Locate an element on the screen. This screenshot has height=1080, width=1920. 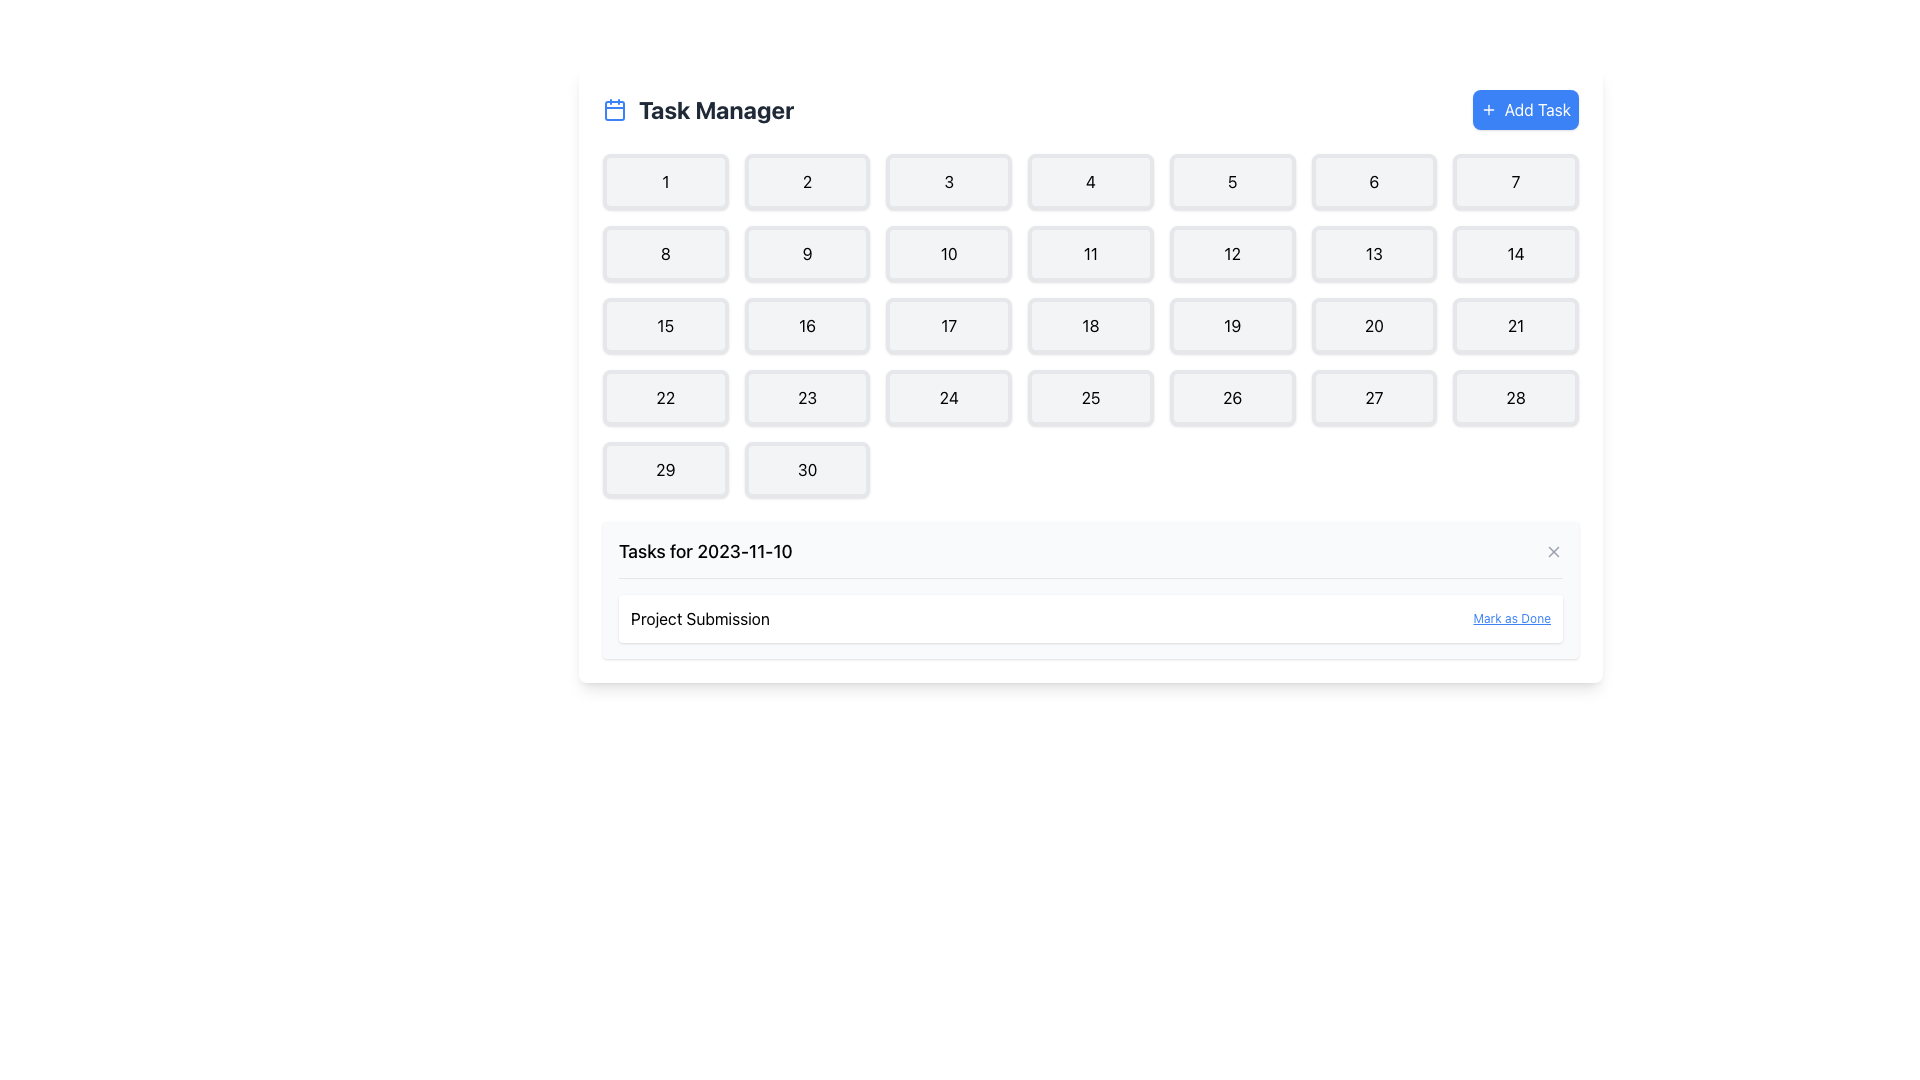
the interactive button labeled '20' located in the third row and sixth column of the calendar grid is located at coordinates (1373, 325).